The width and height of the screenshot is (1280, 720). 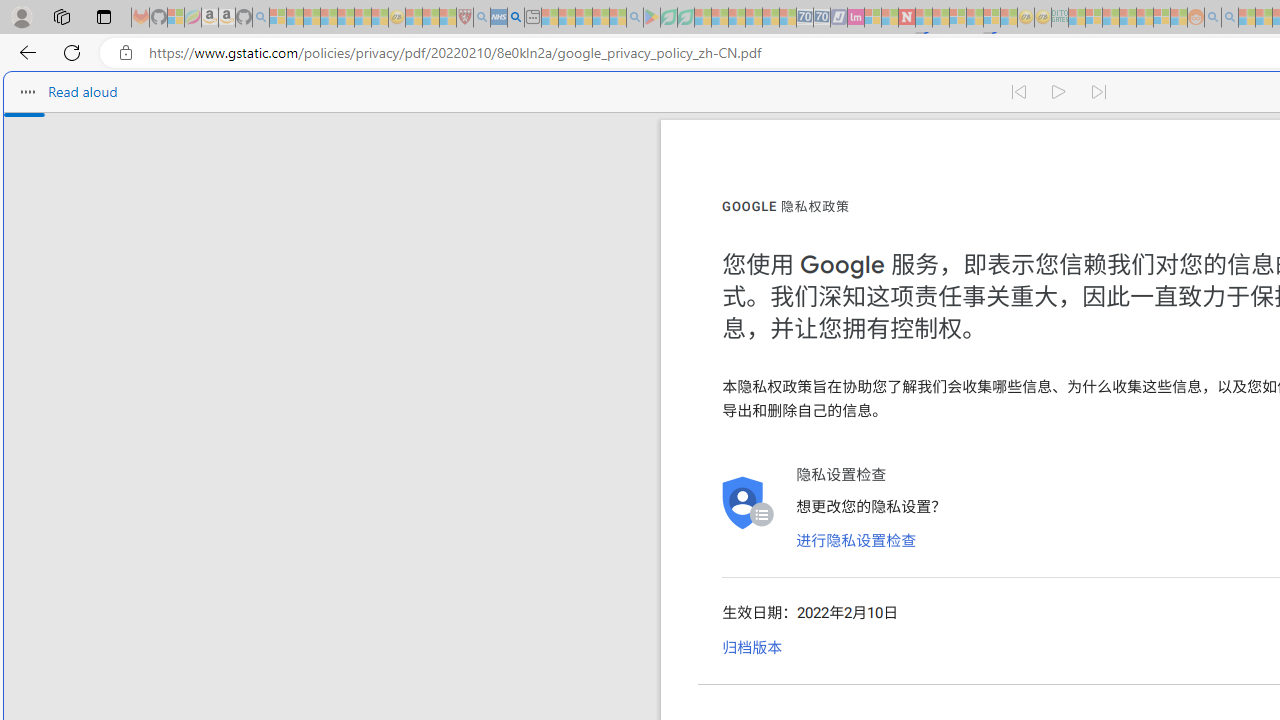 What do you see at coordinates (923, 17) in the screenshot?
I see `'Trusted Community Engagement and Contributions | Guidelines'` at bounding box center [923, 17].